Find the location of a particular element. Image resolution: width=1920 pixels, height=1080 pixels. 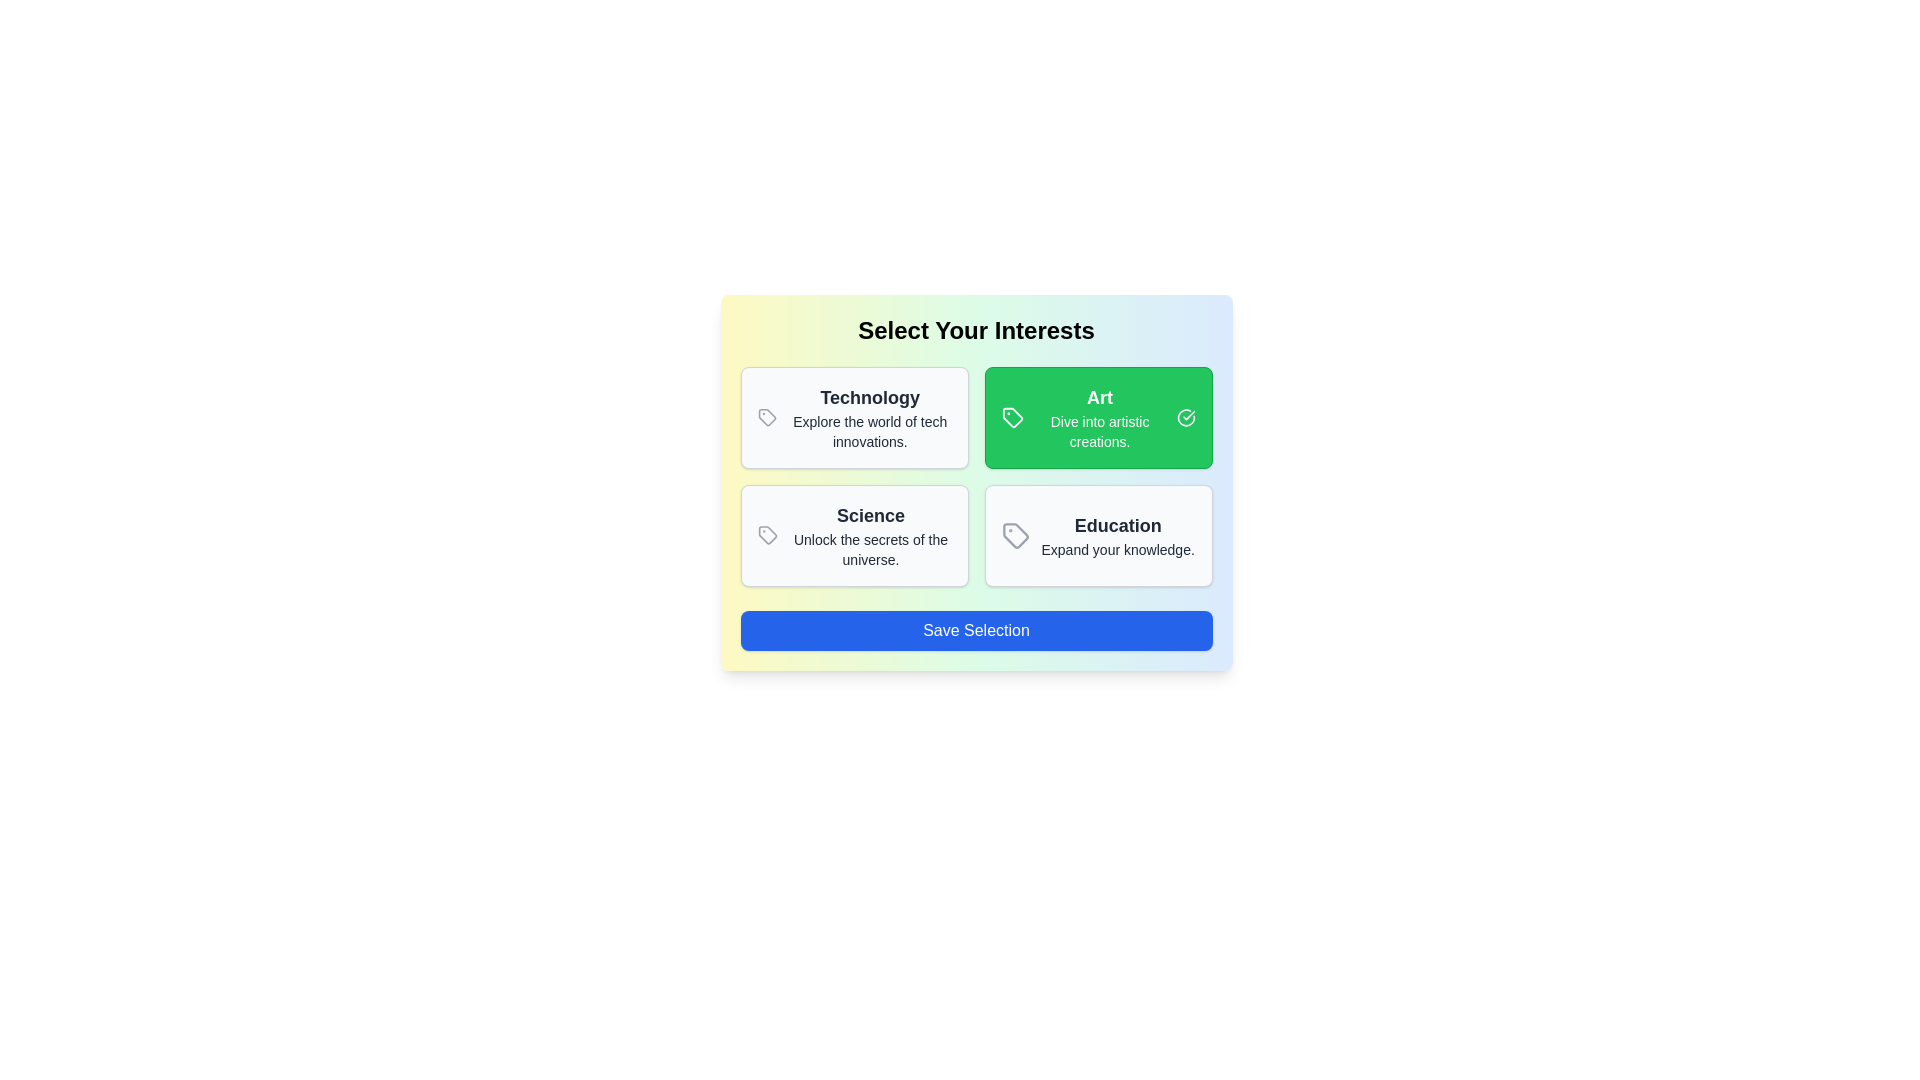

the category card for Art is located at coordinates (1097, 416).